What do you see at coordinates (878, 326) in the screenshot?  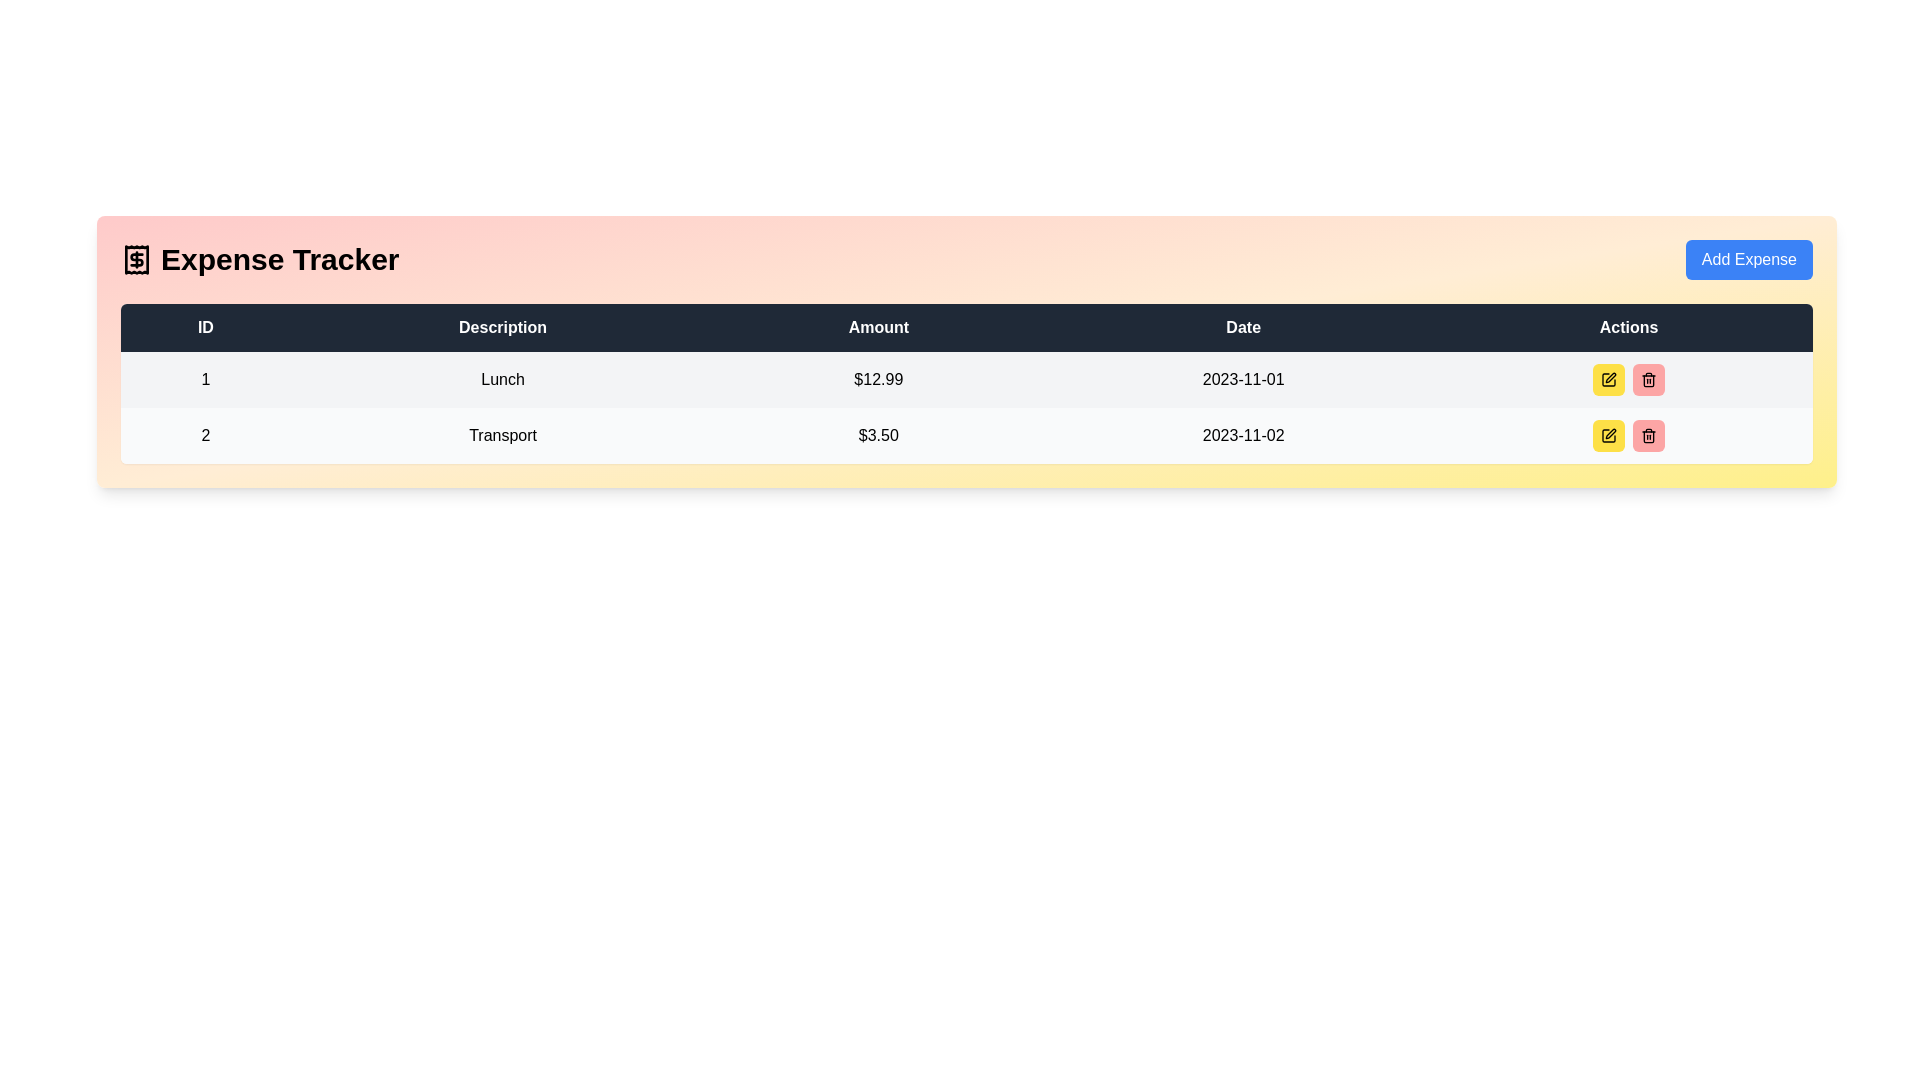 I see `the 'Amount' header label in the table, which is the third header in the sequence following 'ID' and 'Description'` at bounding box center [878, 326].